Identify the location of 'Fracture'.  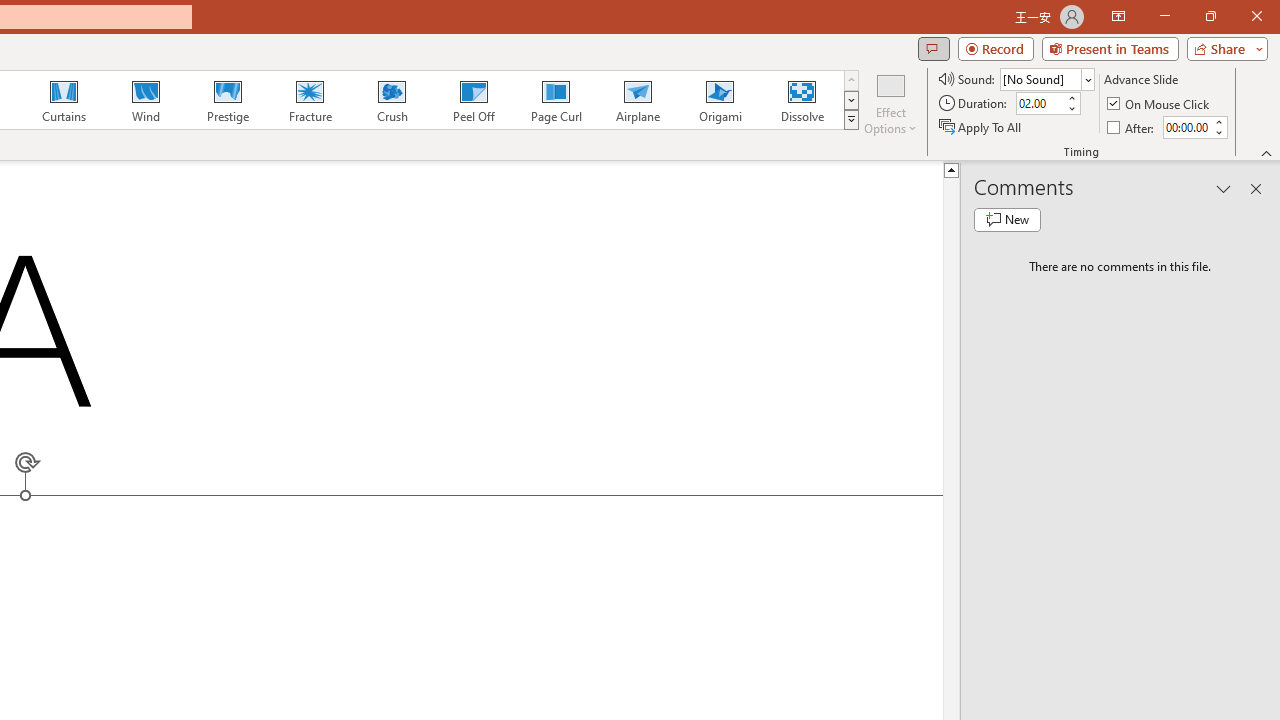
(308, 100).